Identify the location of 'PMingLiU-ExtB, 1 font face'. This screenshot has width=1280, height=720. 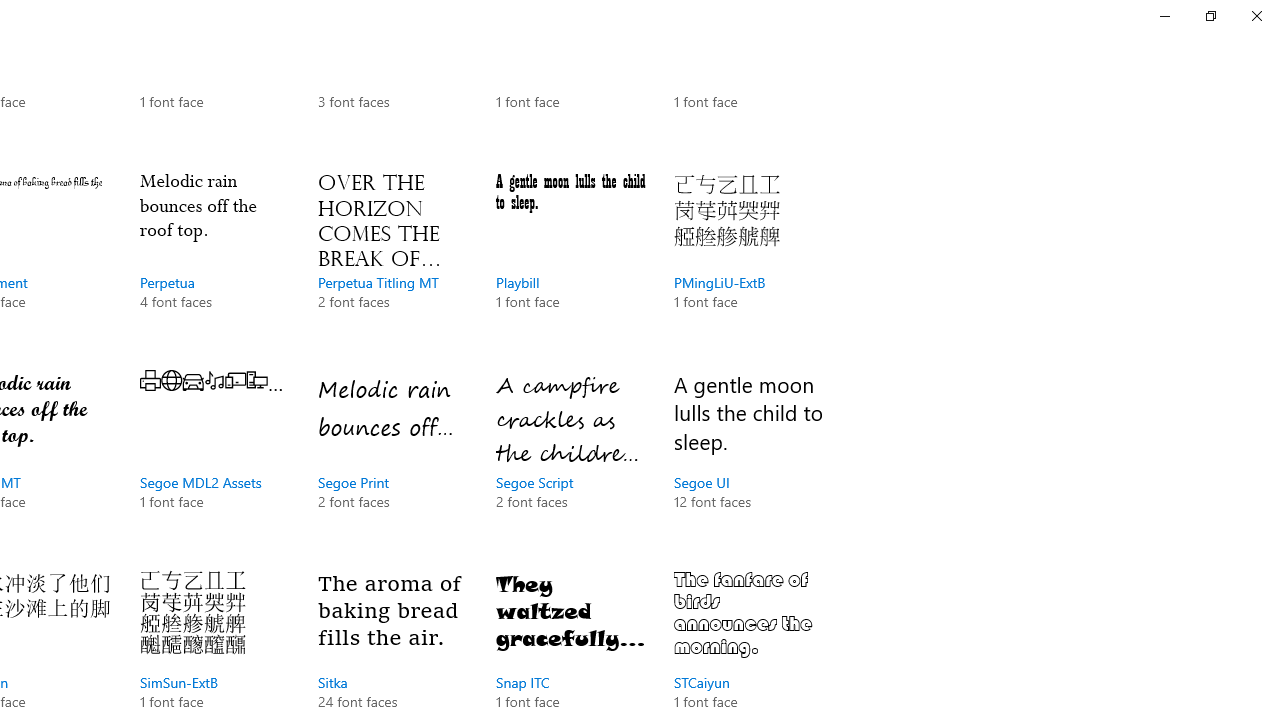
(747, 260).